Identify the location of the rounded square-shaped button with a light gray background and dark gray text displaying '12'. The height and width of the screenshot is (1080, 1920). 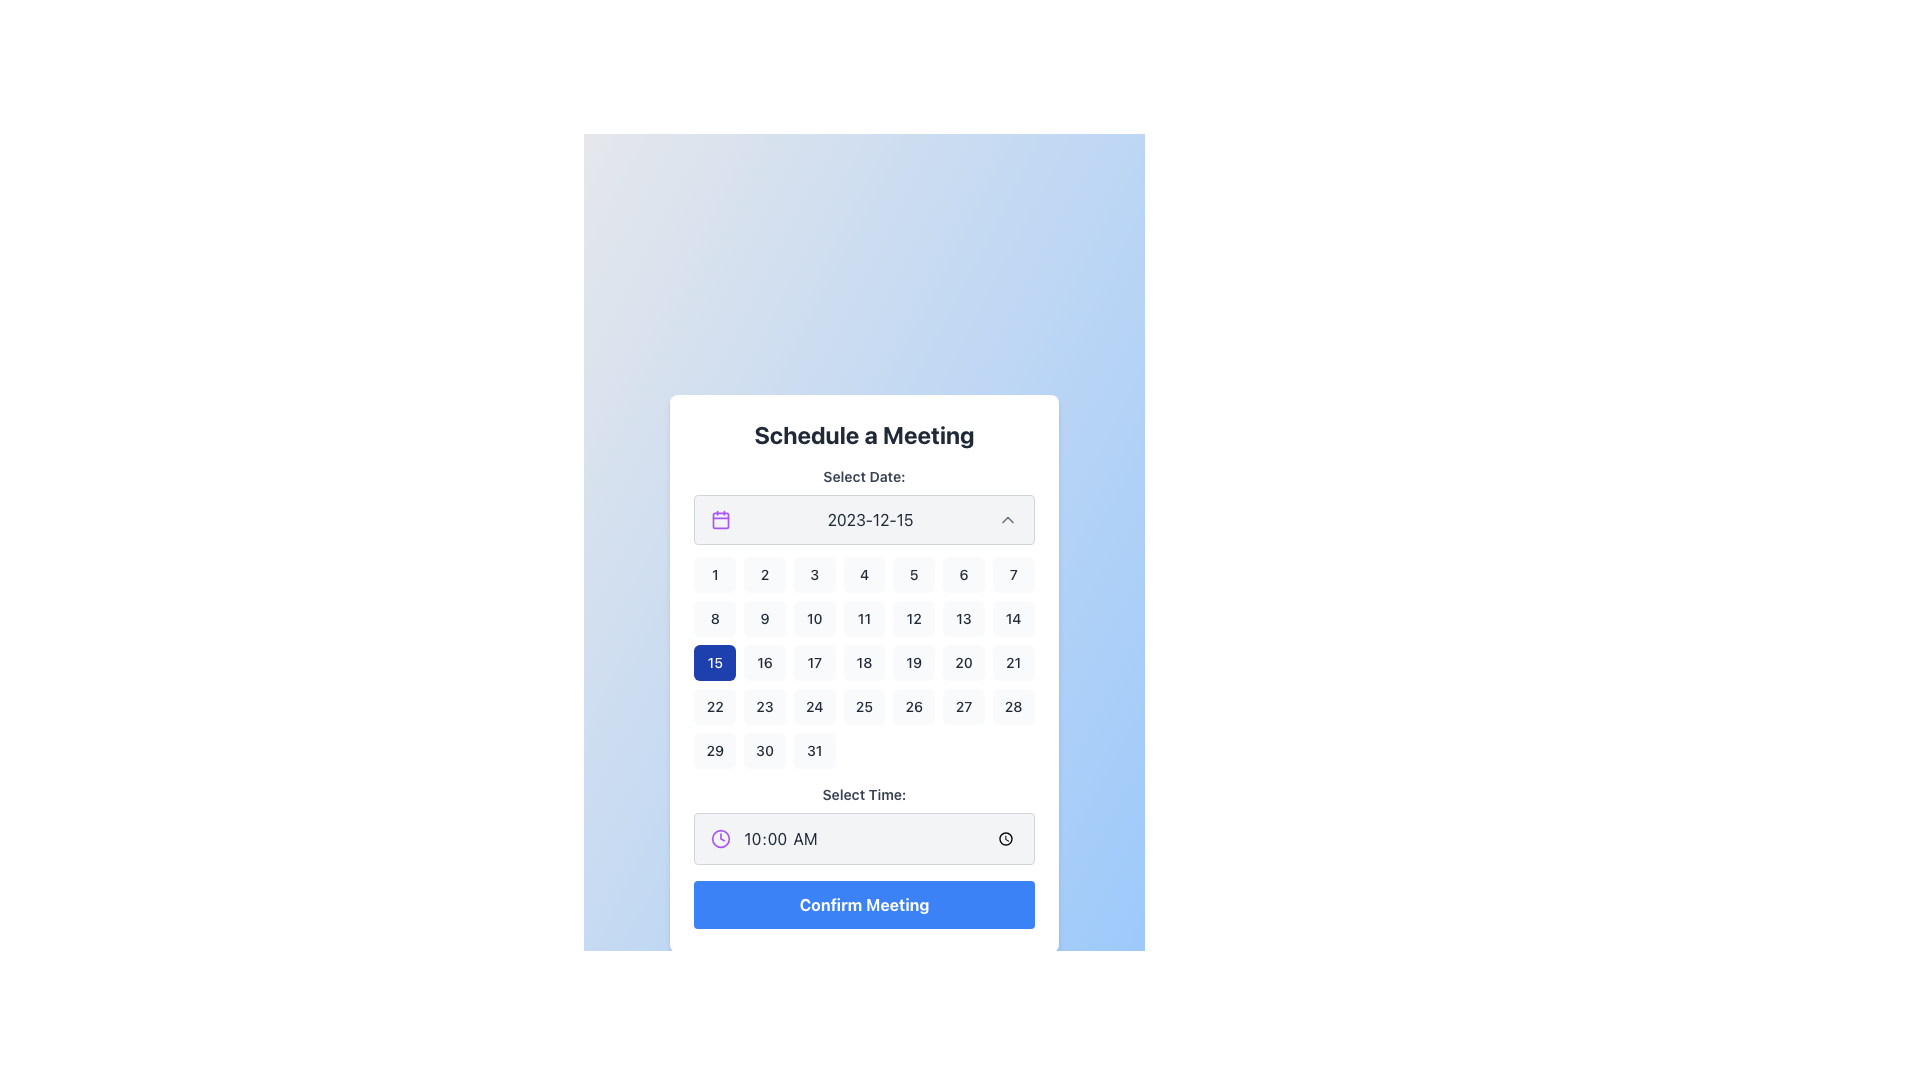
(913, 617).